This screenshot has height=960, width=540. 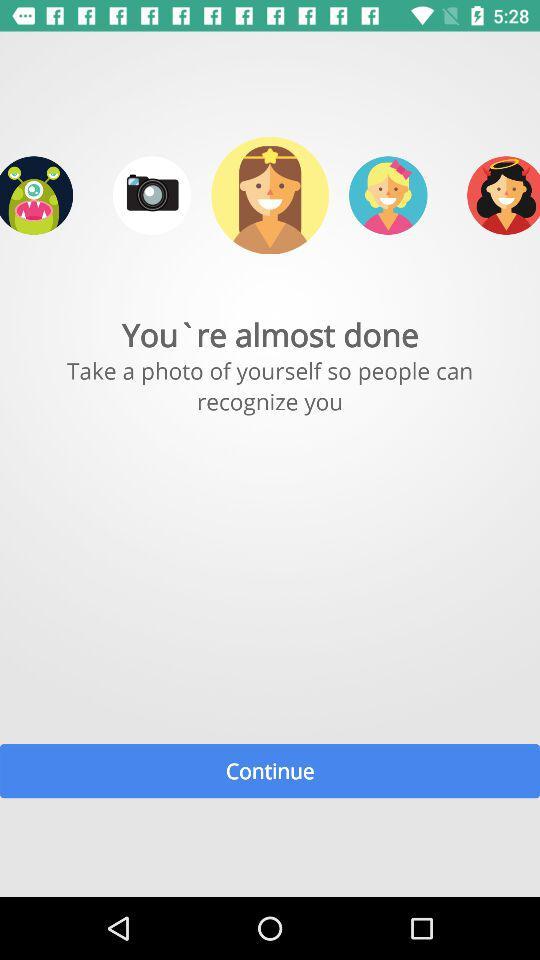 What do you see at coordinates (270, 770) in the screenshot?
I see `the icon below take a photo item` at bounding box center [270, 770].